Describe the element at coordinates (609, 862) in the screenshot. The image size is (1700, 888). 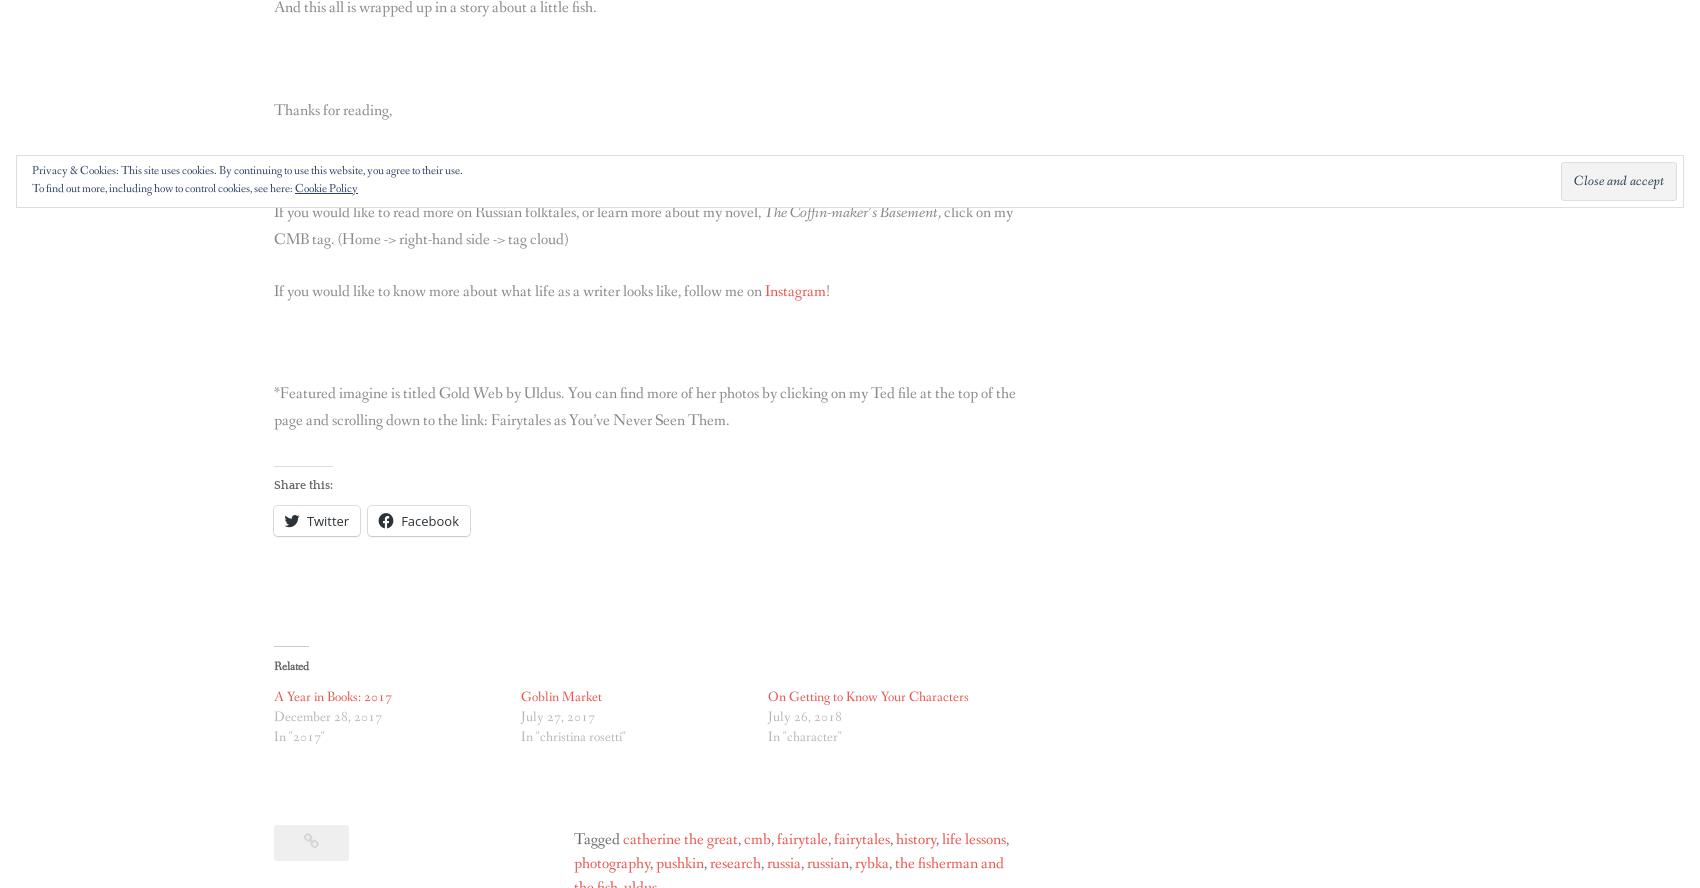
I see `'photography'` at that location.